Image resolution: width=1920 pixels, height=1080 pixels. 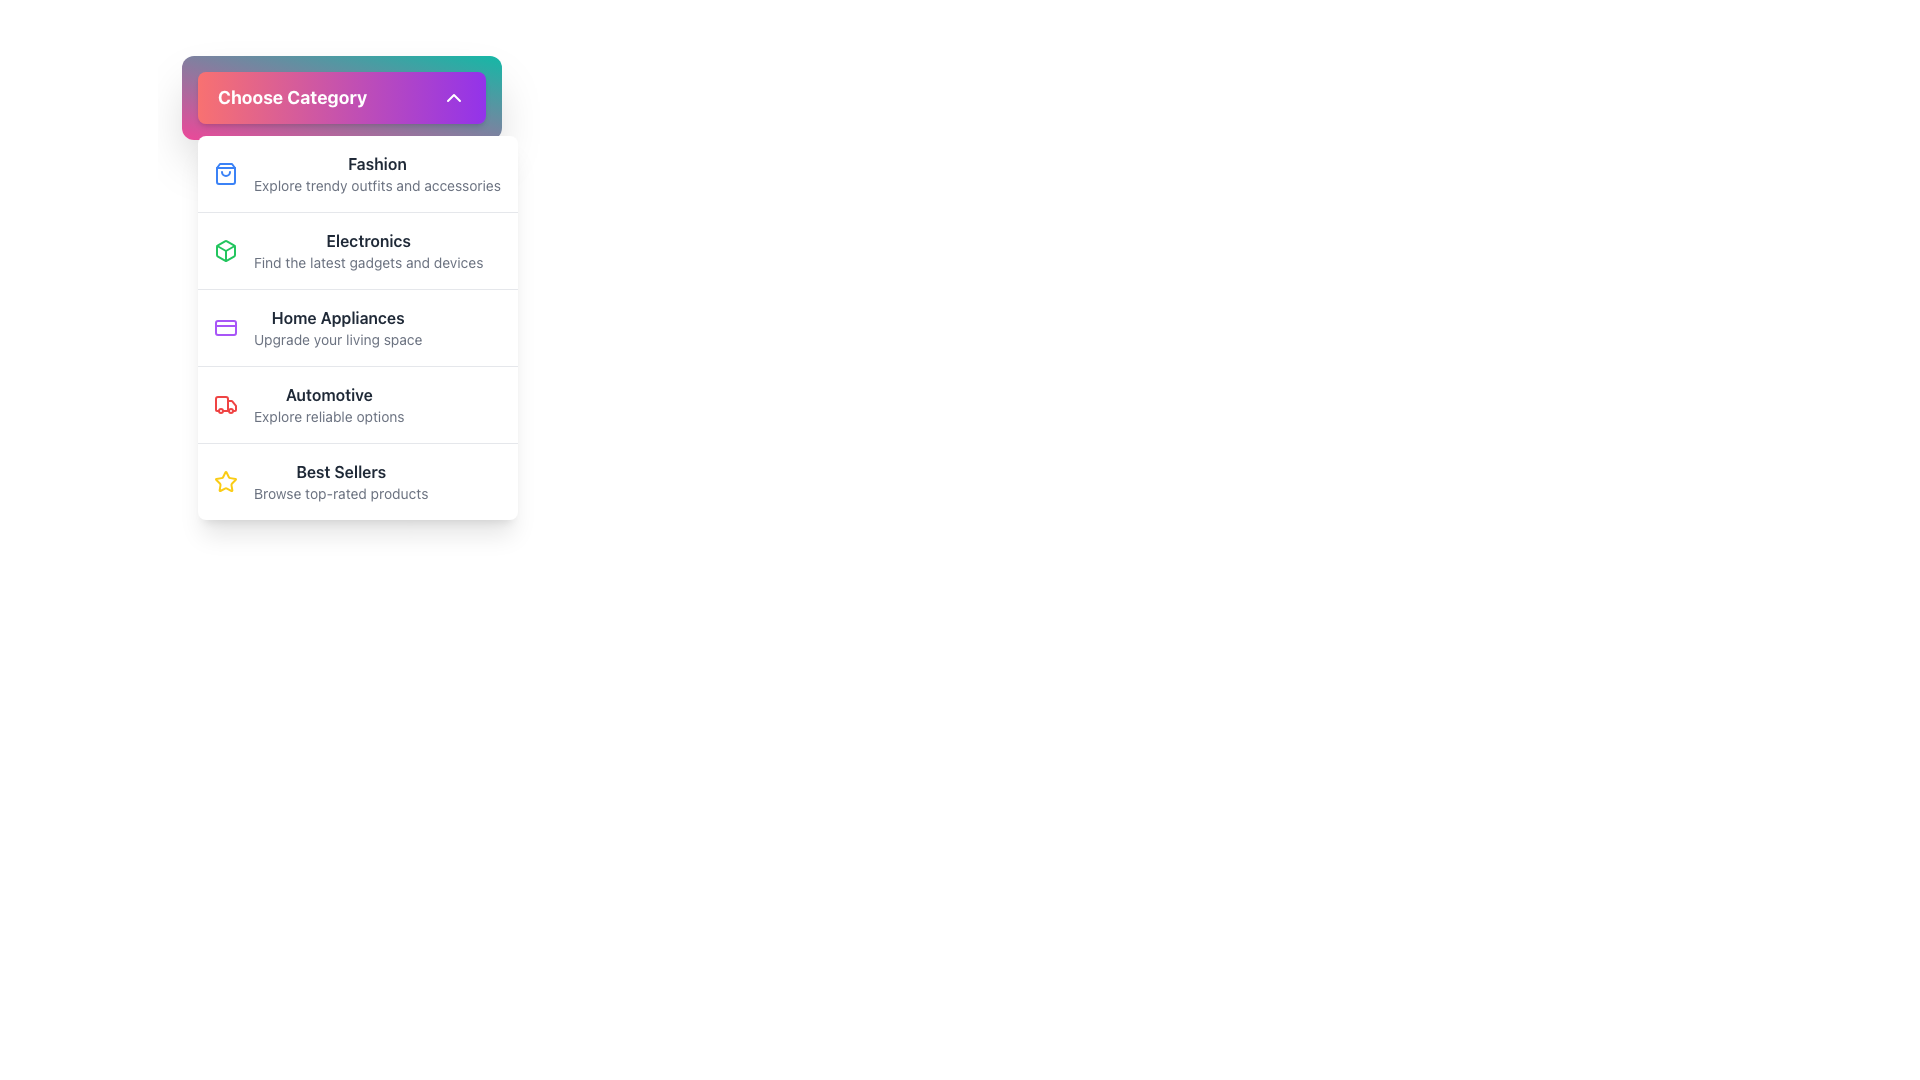 What do you see at coordinates (341, 493) in the screenshot?
I see `the text label reading 'Browse top-rated products' located beneath the 'Best Sellers' label in the dropdown menu` at bounding box center [341, 493].